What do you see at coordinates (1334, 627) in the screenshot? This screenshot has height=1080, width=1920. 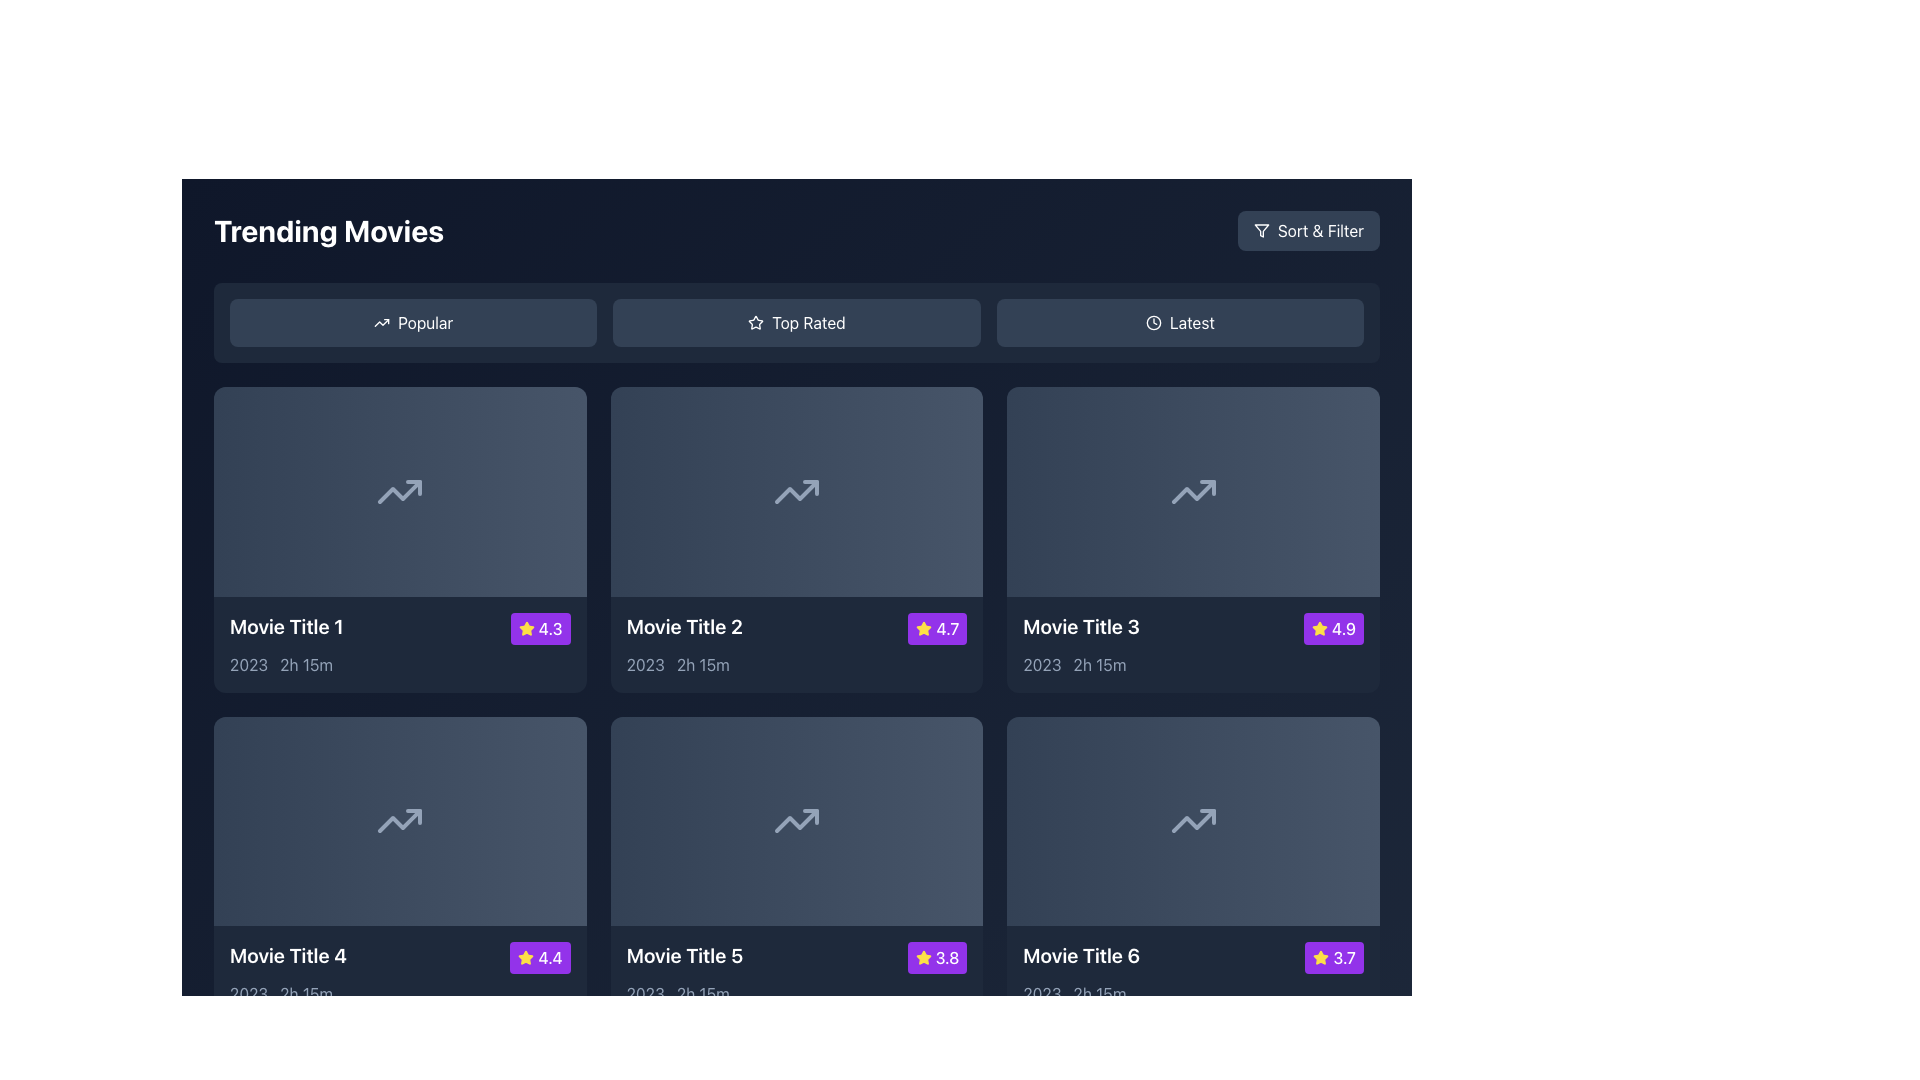 I see `the rating value displayed in the purple Rating Badge featuring a yellow star and the text '4.9' in white, located at the top-right corner of the card for 'Movie Title 3'` at bounding box center [1334, 627].